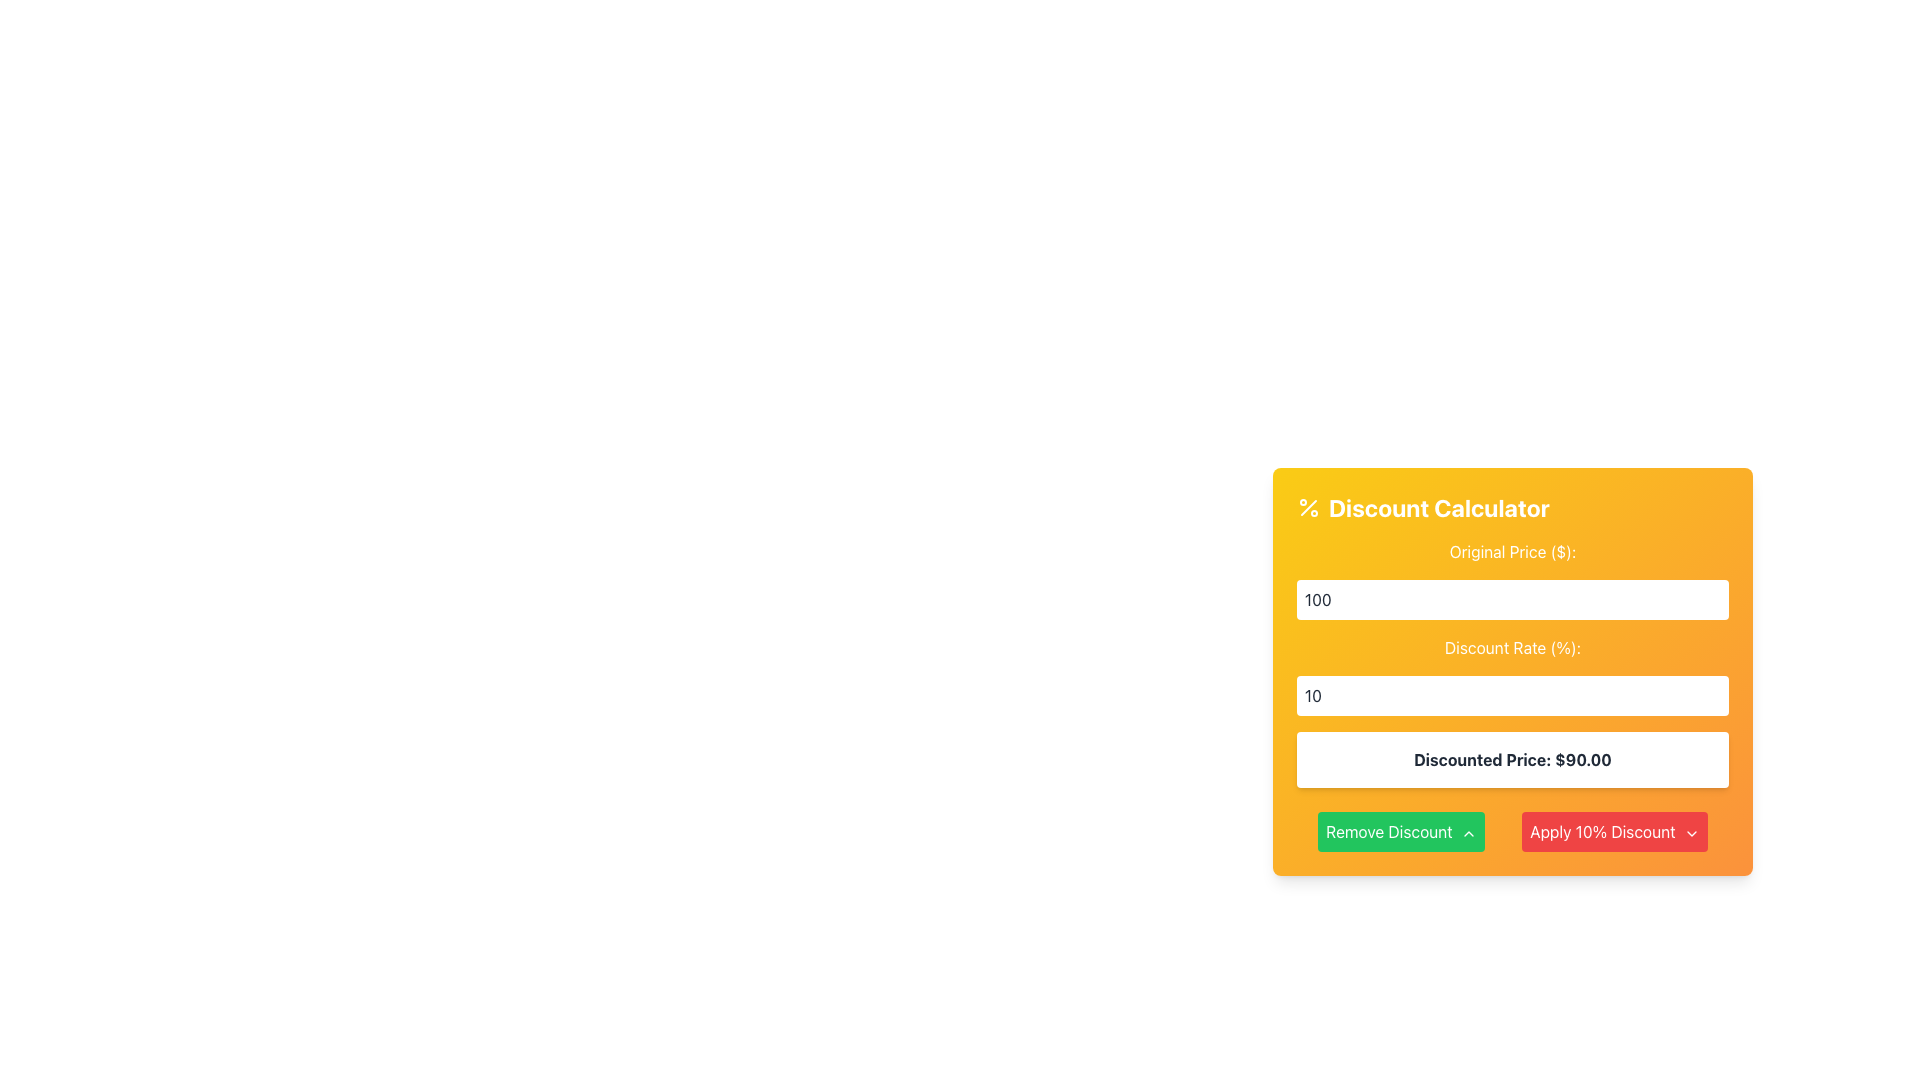 Image resolution: width=1920 pixels, height=1080 pixels. Describe the element at coordinates (1512, 694) in the screenshot. I see `the Numeric Input Field for the 'Discount Rate (%)' located below the 'Original Price ($)' input box in the yellow calculator section` at that location.